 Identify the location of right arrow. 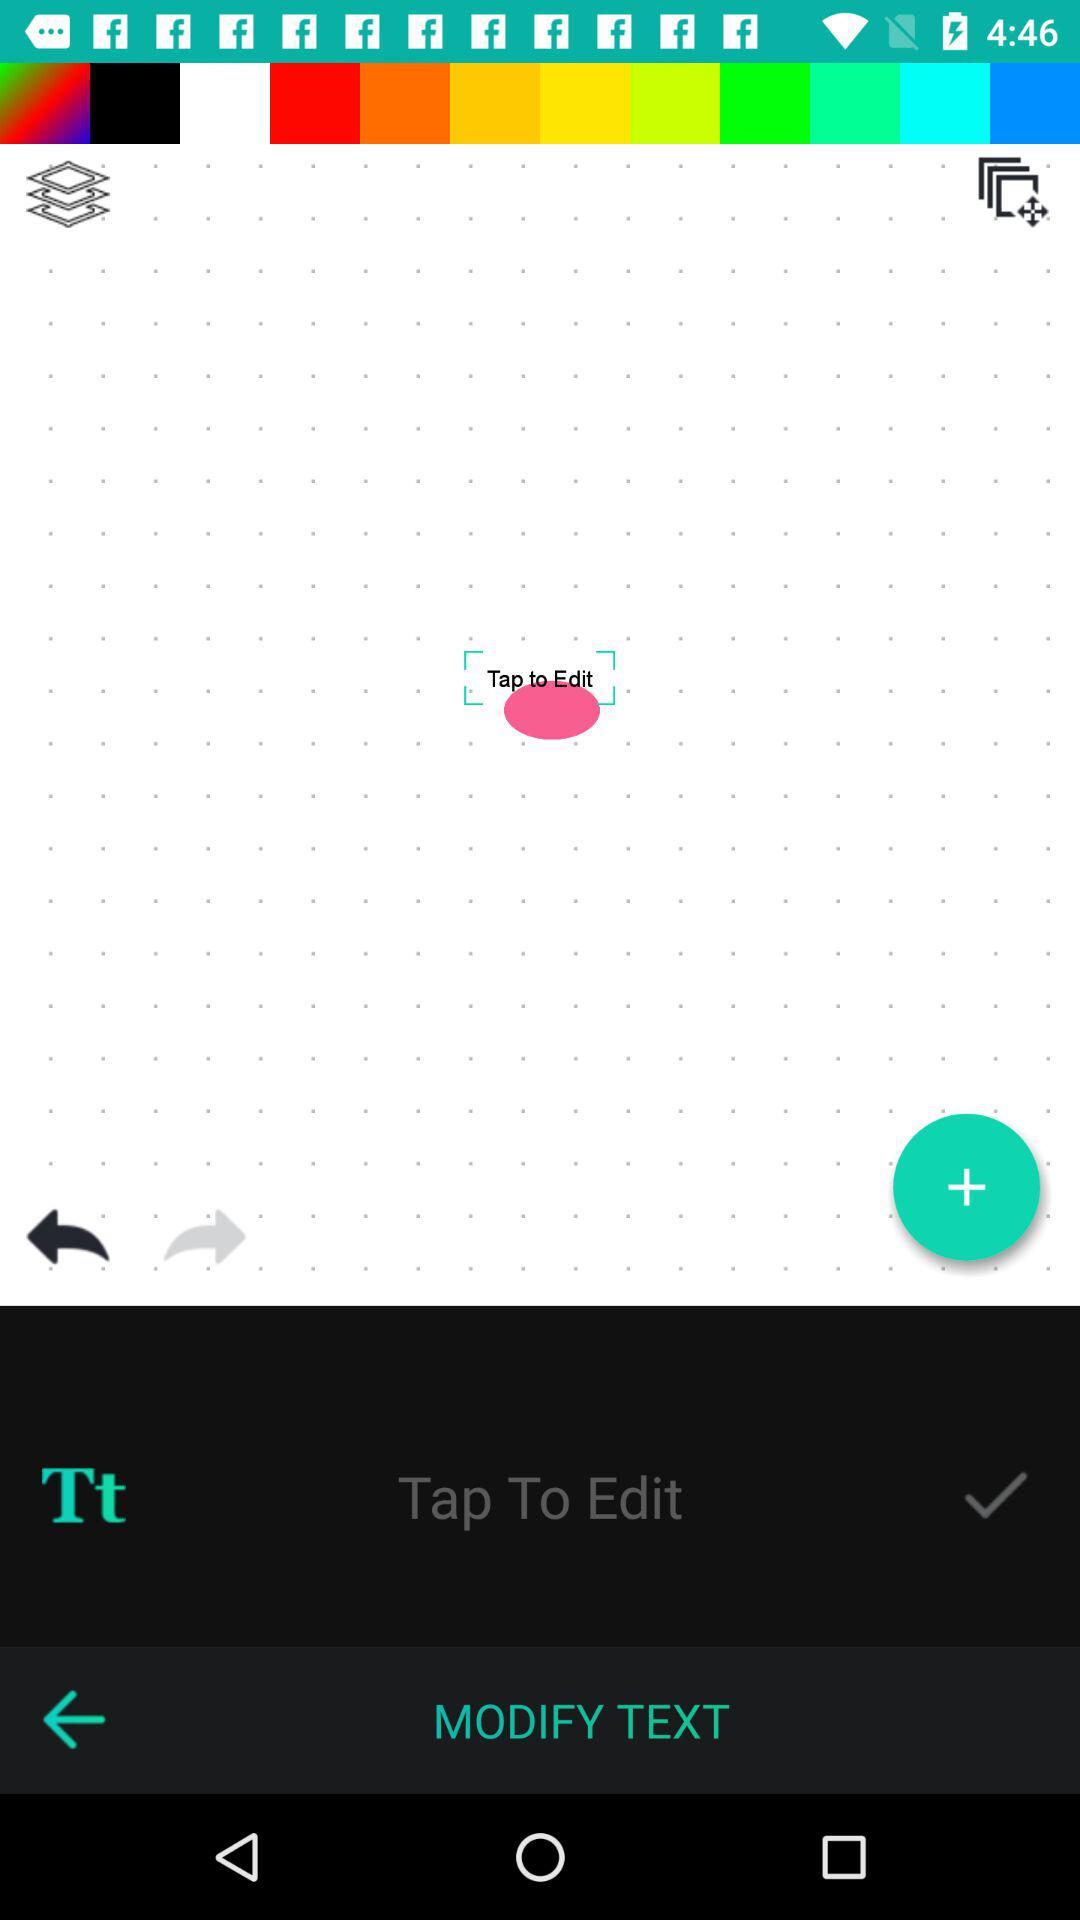
(204, 1237).